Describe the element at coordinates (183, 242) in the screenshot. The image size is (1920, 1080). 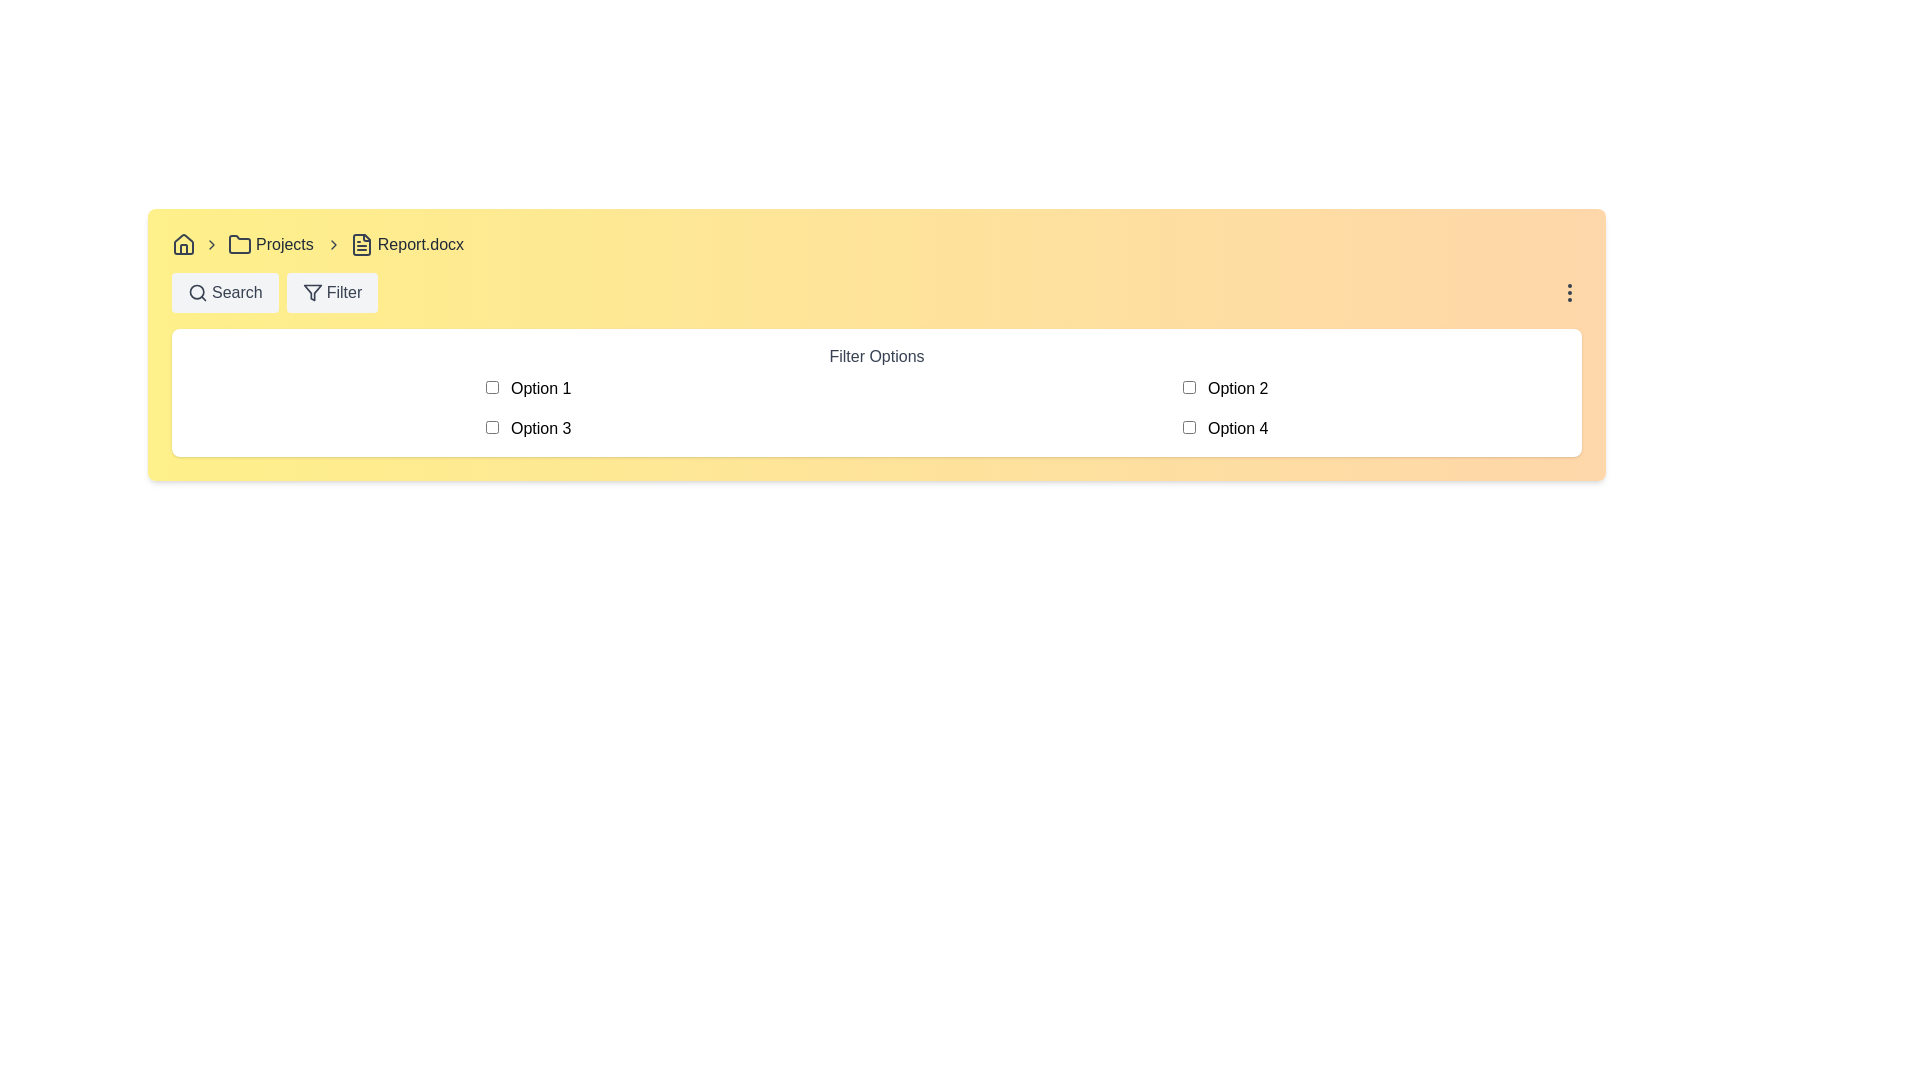
I see `the 'Home' icon in the breadcrumb navigation bar, which features a minimalist house outline with a triangular roof and rectangular body` at that location.